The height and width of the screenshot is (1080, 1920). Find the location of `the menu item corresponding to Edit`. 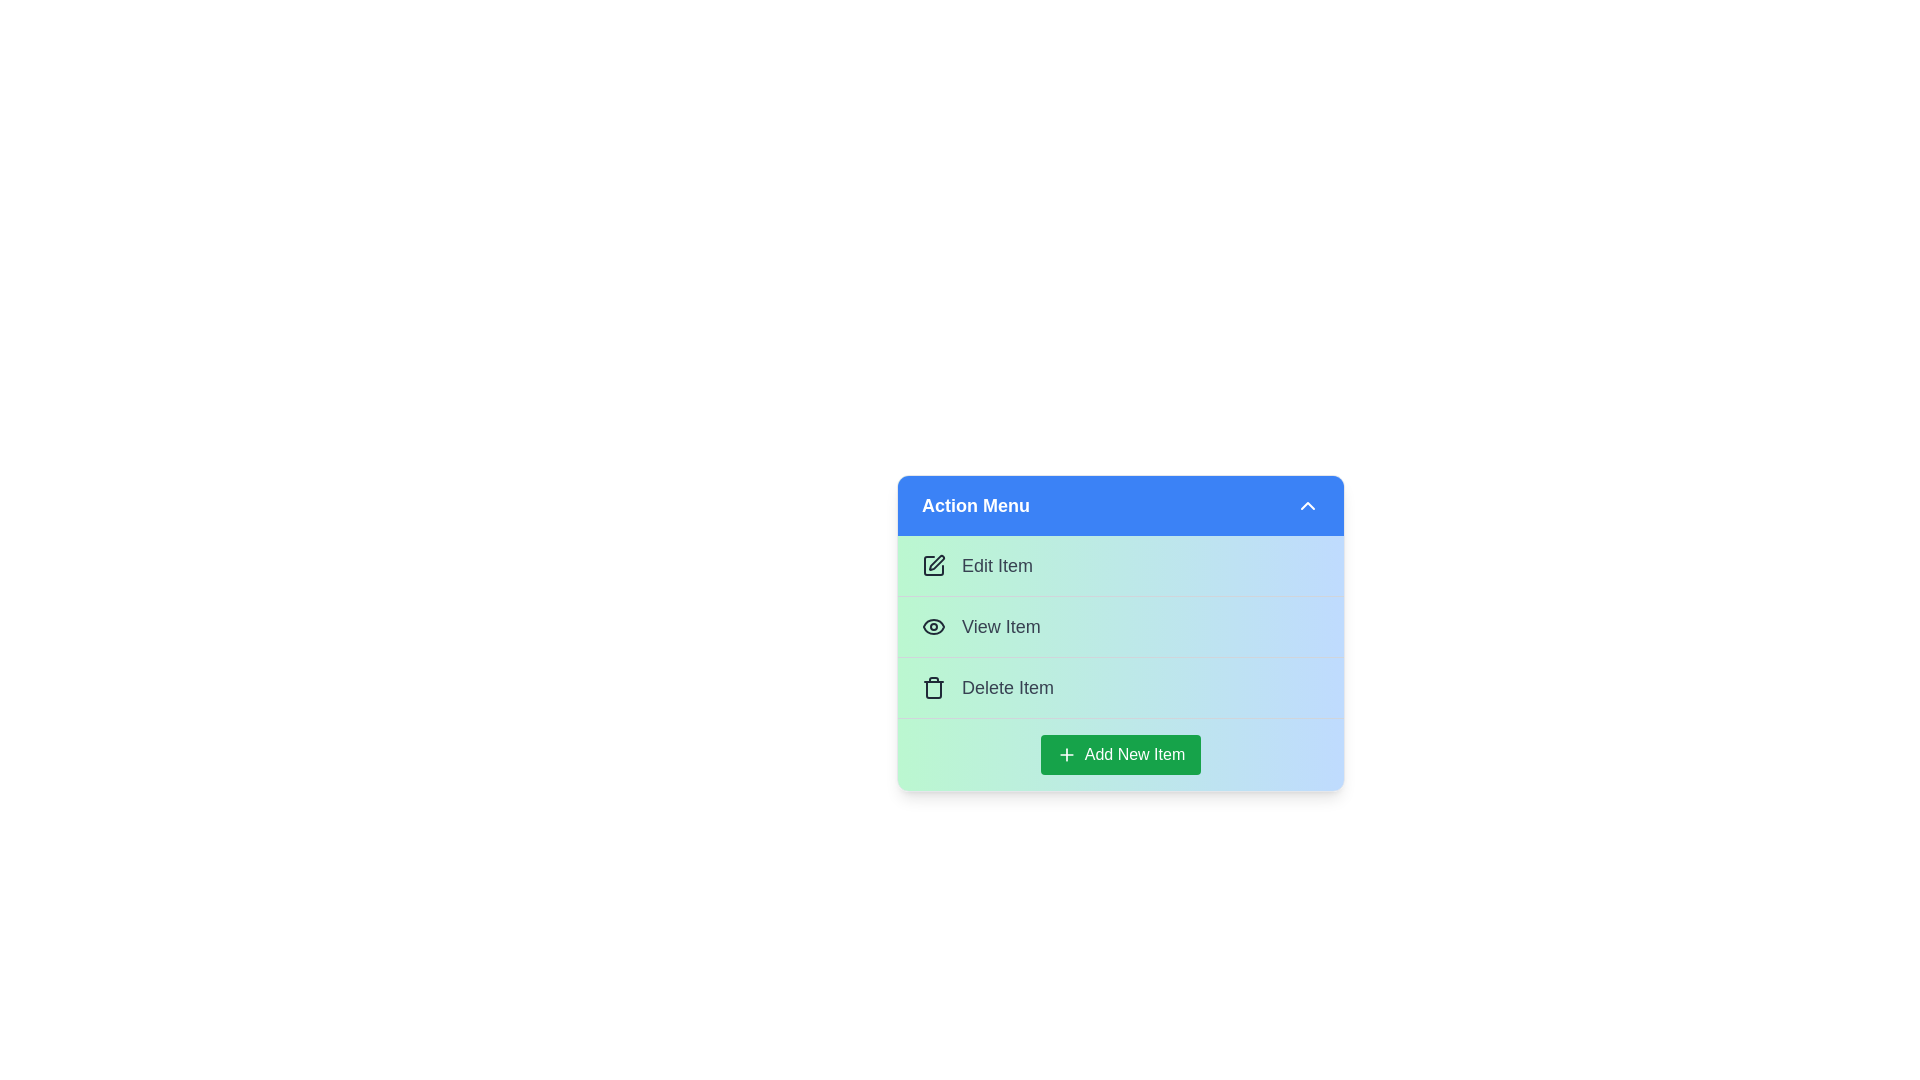

the menu item corresponding to Edit is located at coordinates (1121, 566).